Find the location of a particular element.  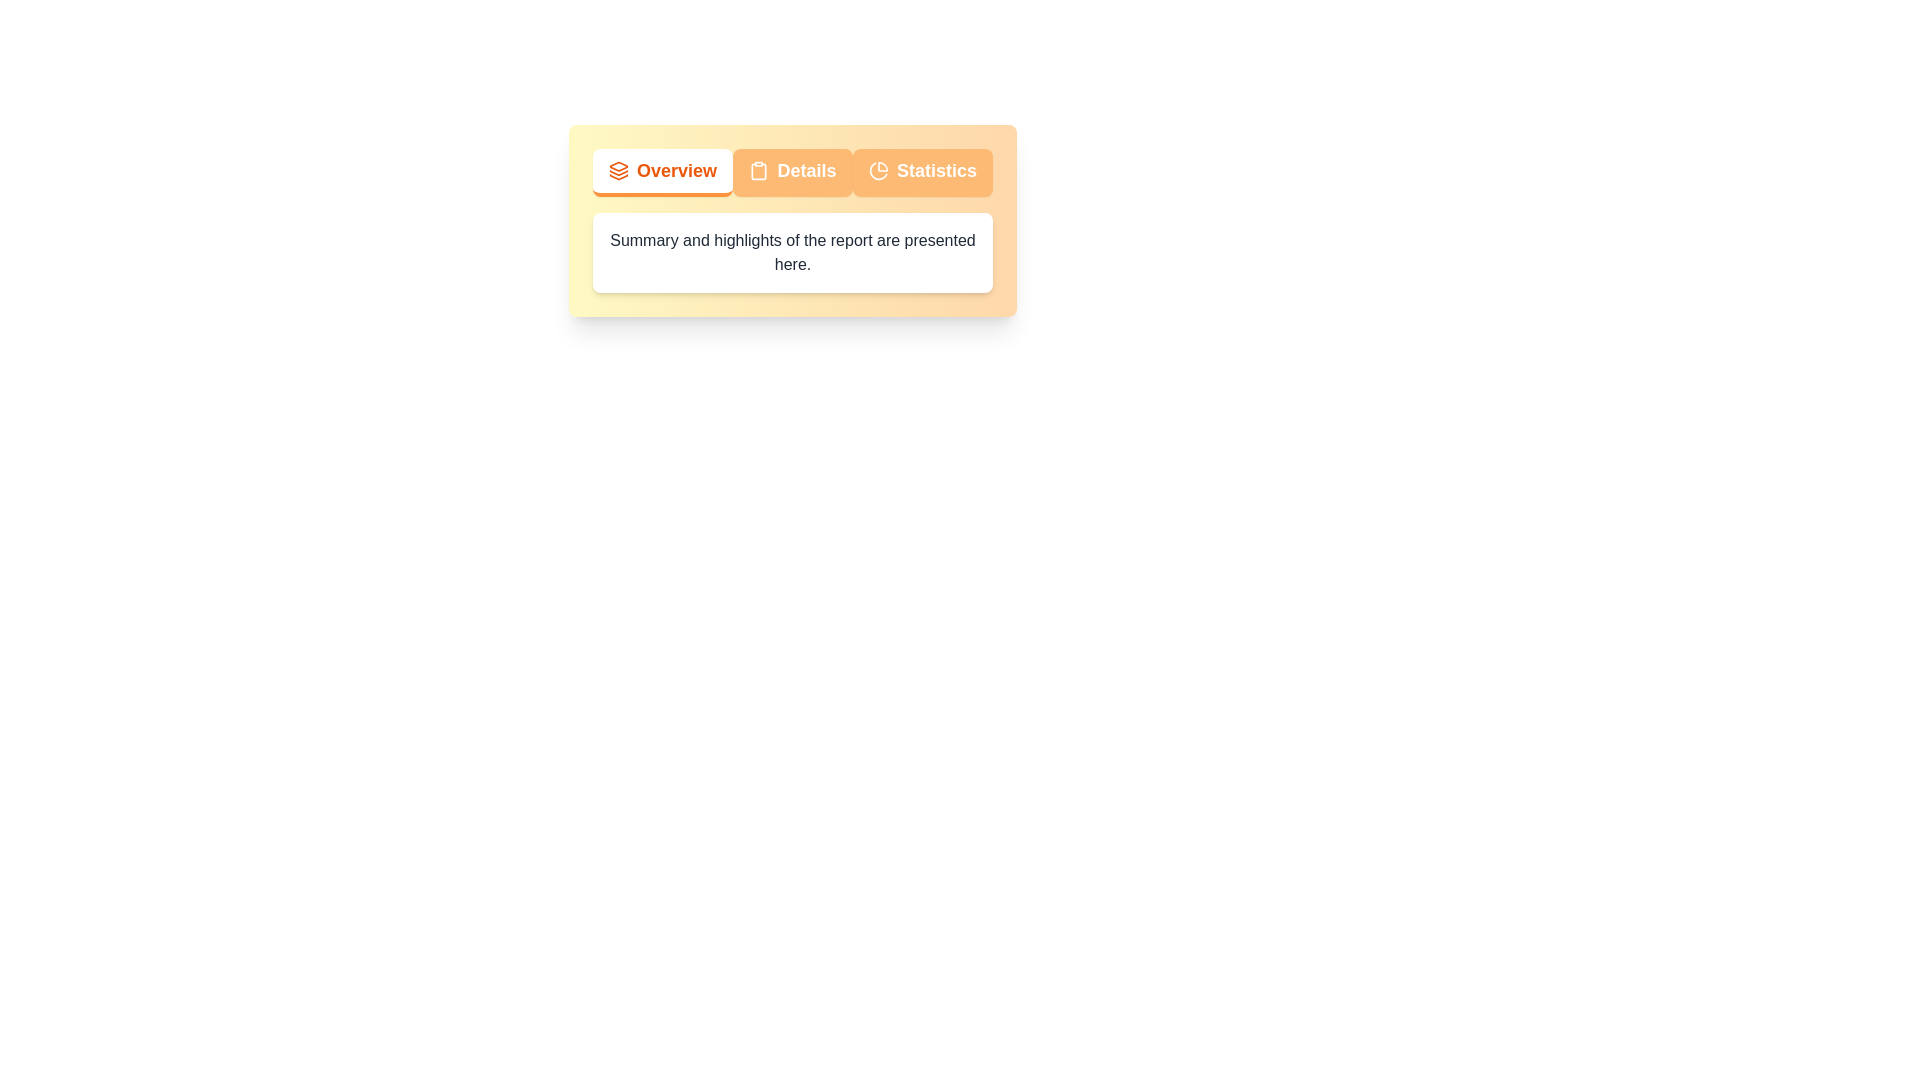

the 'Overview' tab label, which is an orange, bold text label located on the left side of the tab bar is located at coordinates (676, 169).